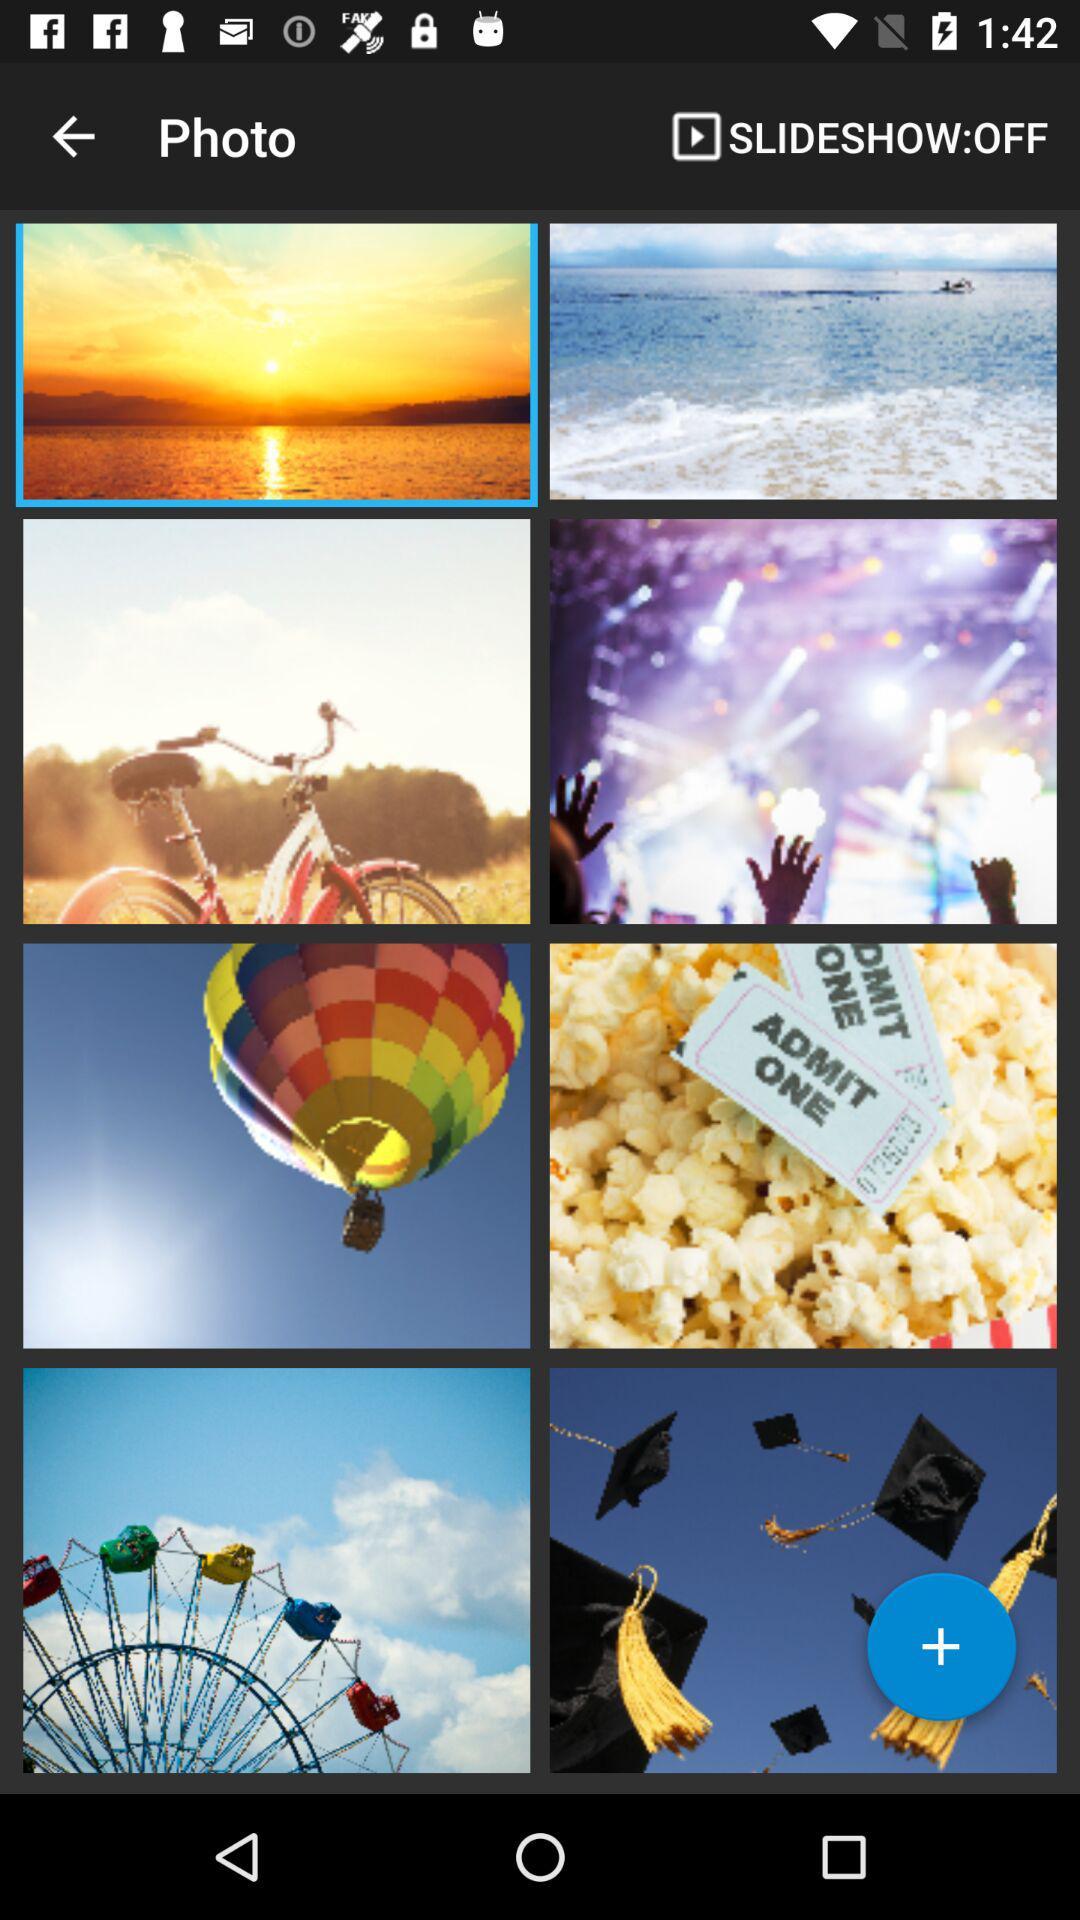 Image resolution: width=1080 pixels, height=1920 pixels. Describe the element at coordinates (276, 719) in the screenshot. I see `this picture` at that location.